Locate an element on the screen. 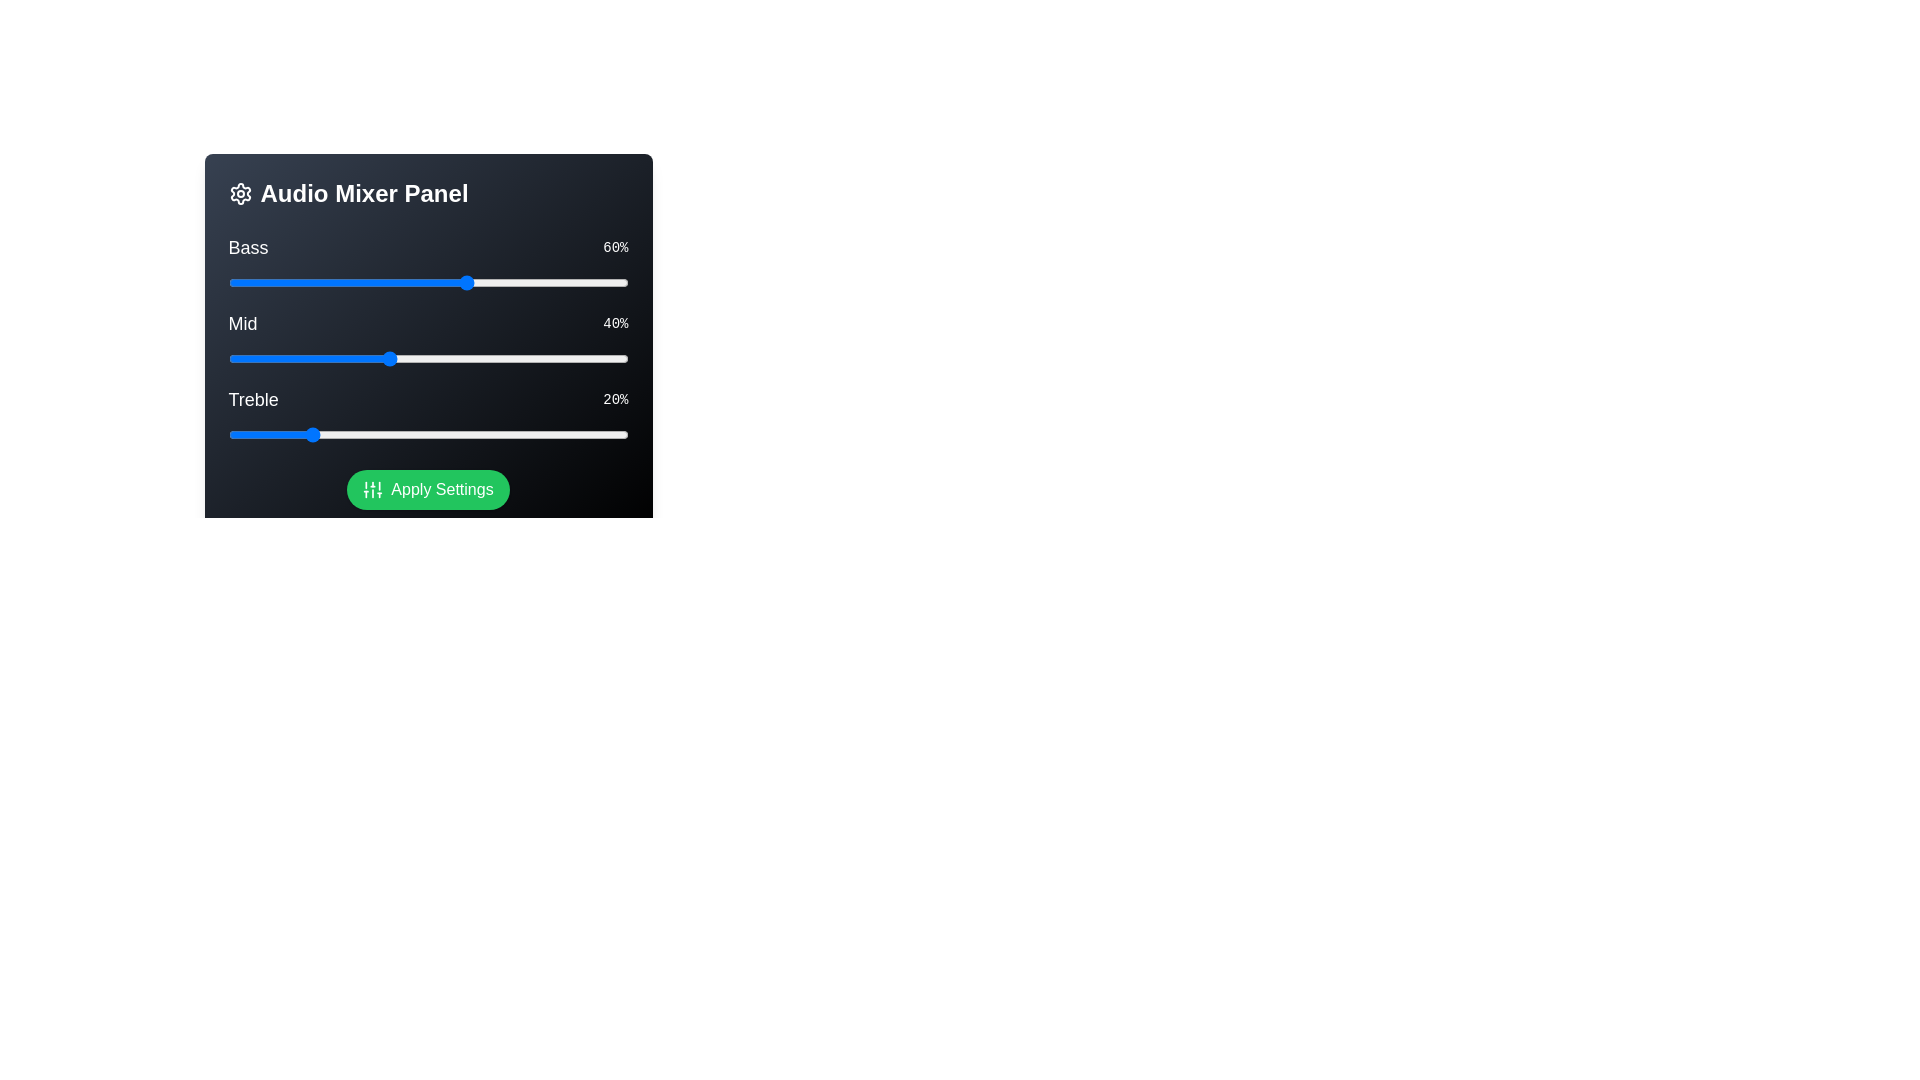 The image size is (1920, 1080). the Bass slider to 4% is located at coordinates (243, 282).